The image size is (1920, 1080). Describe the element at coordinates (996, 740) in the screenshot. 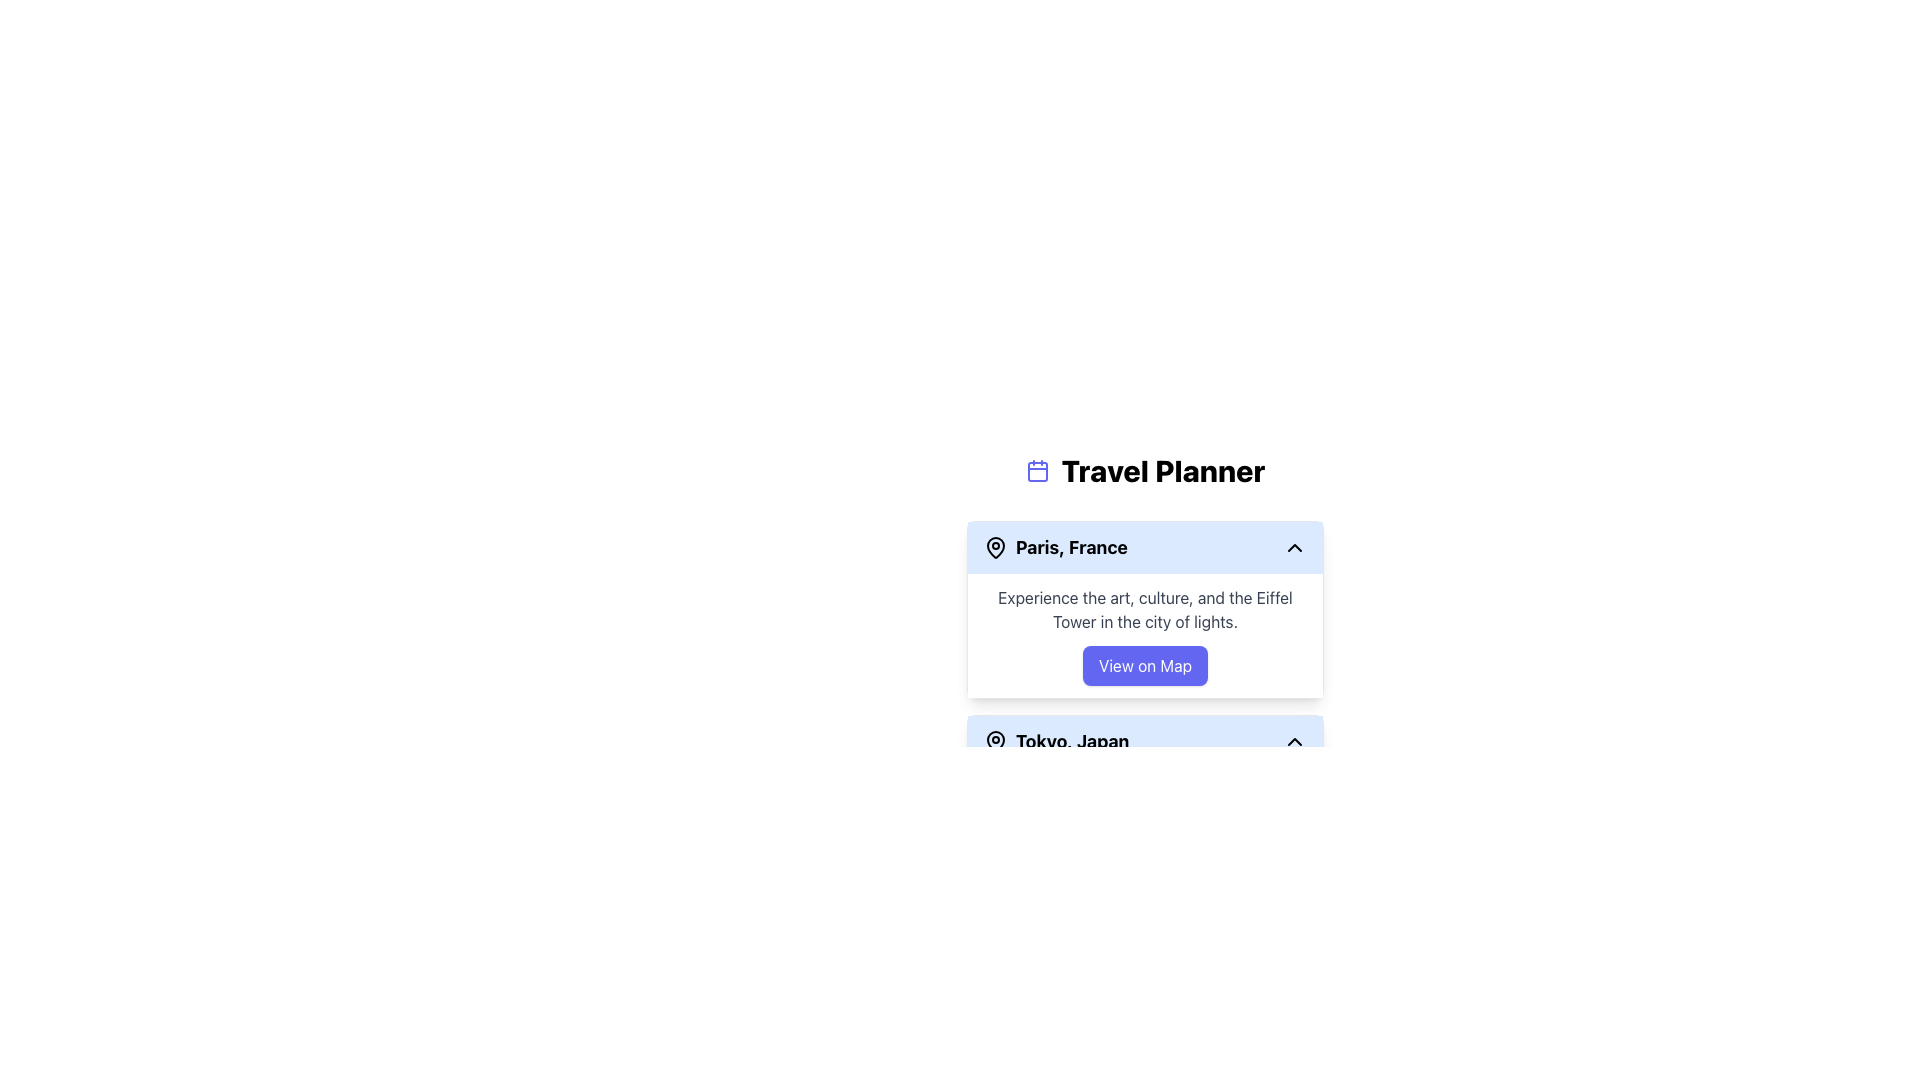

I see `the location marker icon associated with 'Tokyo, Japan', which is positioned on the left side of the text` at that location.